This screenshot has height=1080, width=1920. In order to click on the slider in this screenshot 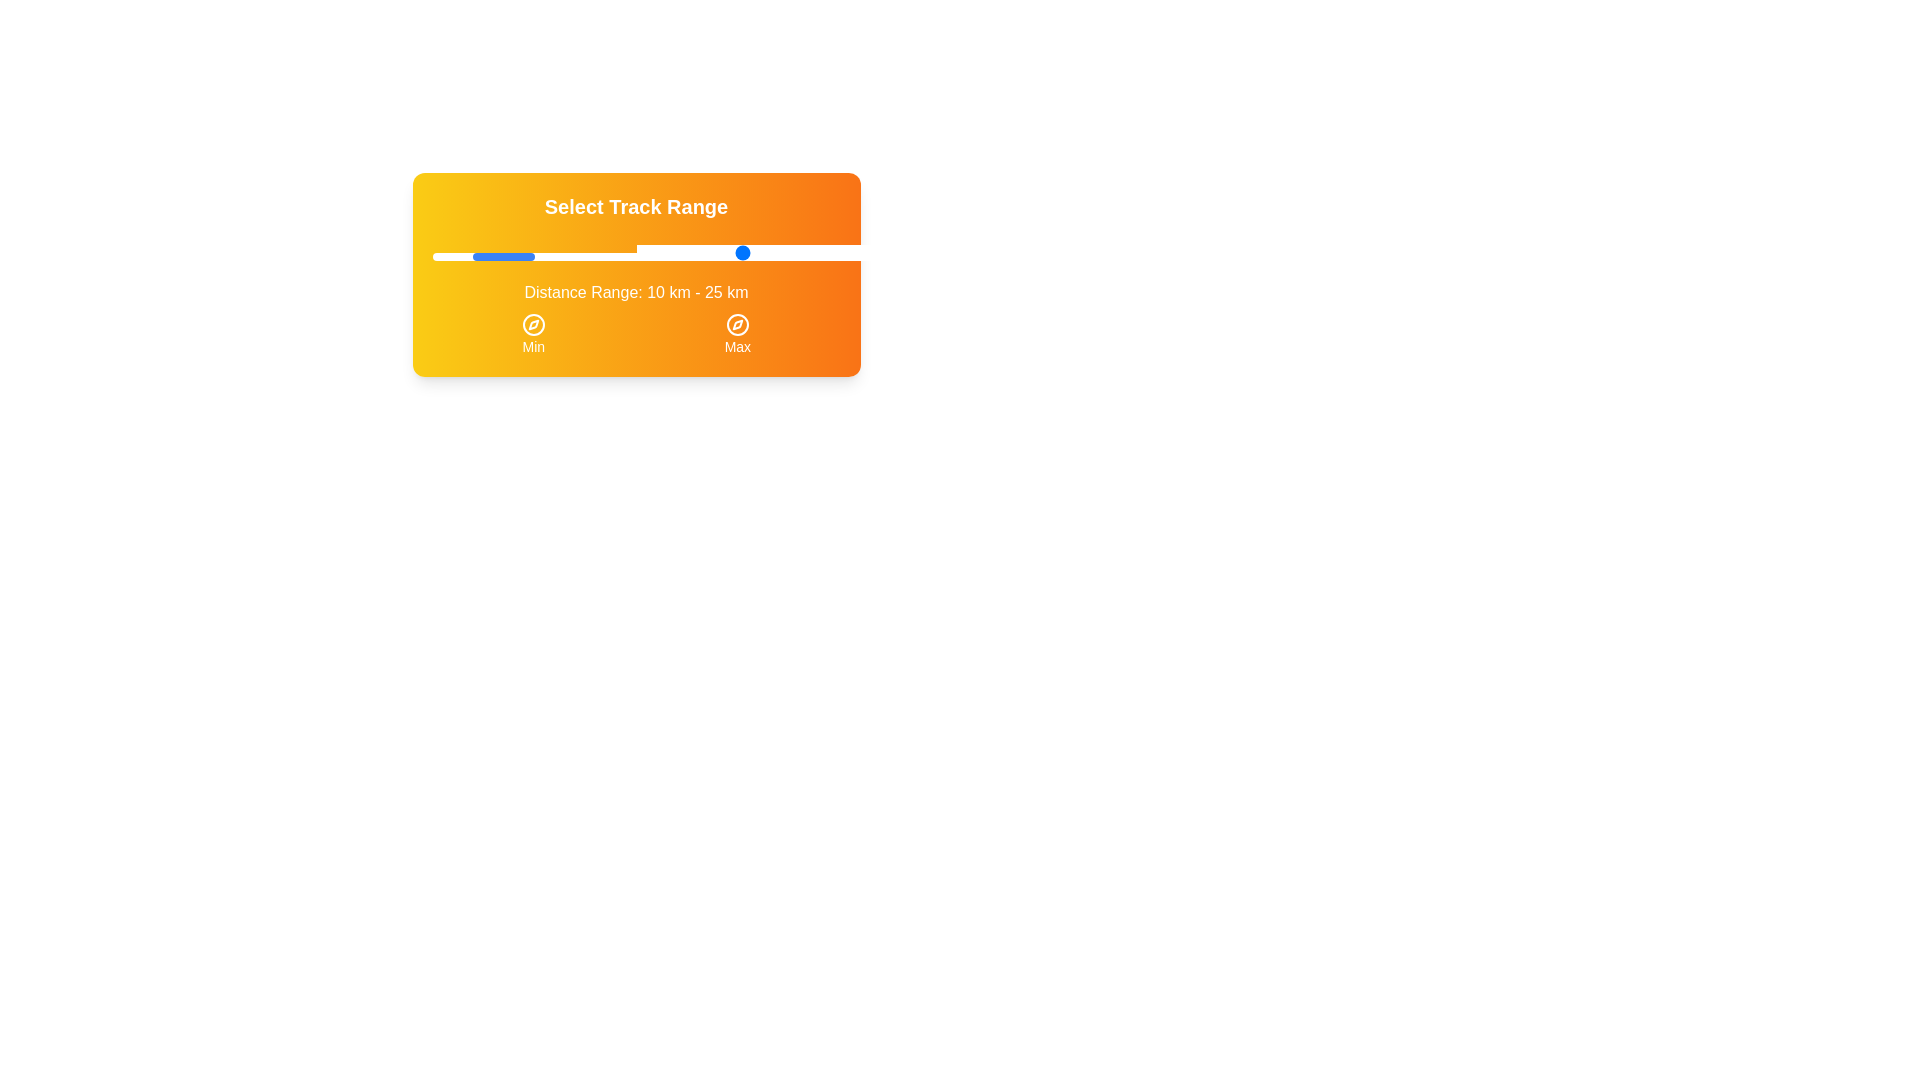, I will do `click(873, 252)`.